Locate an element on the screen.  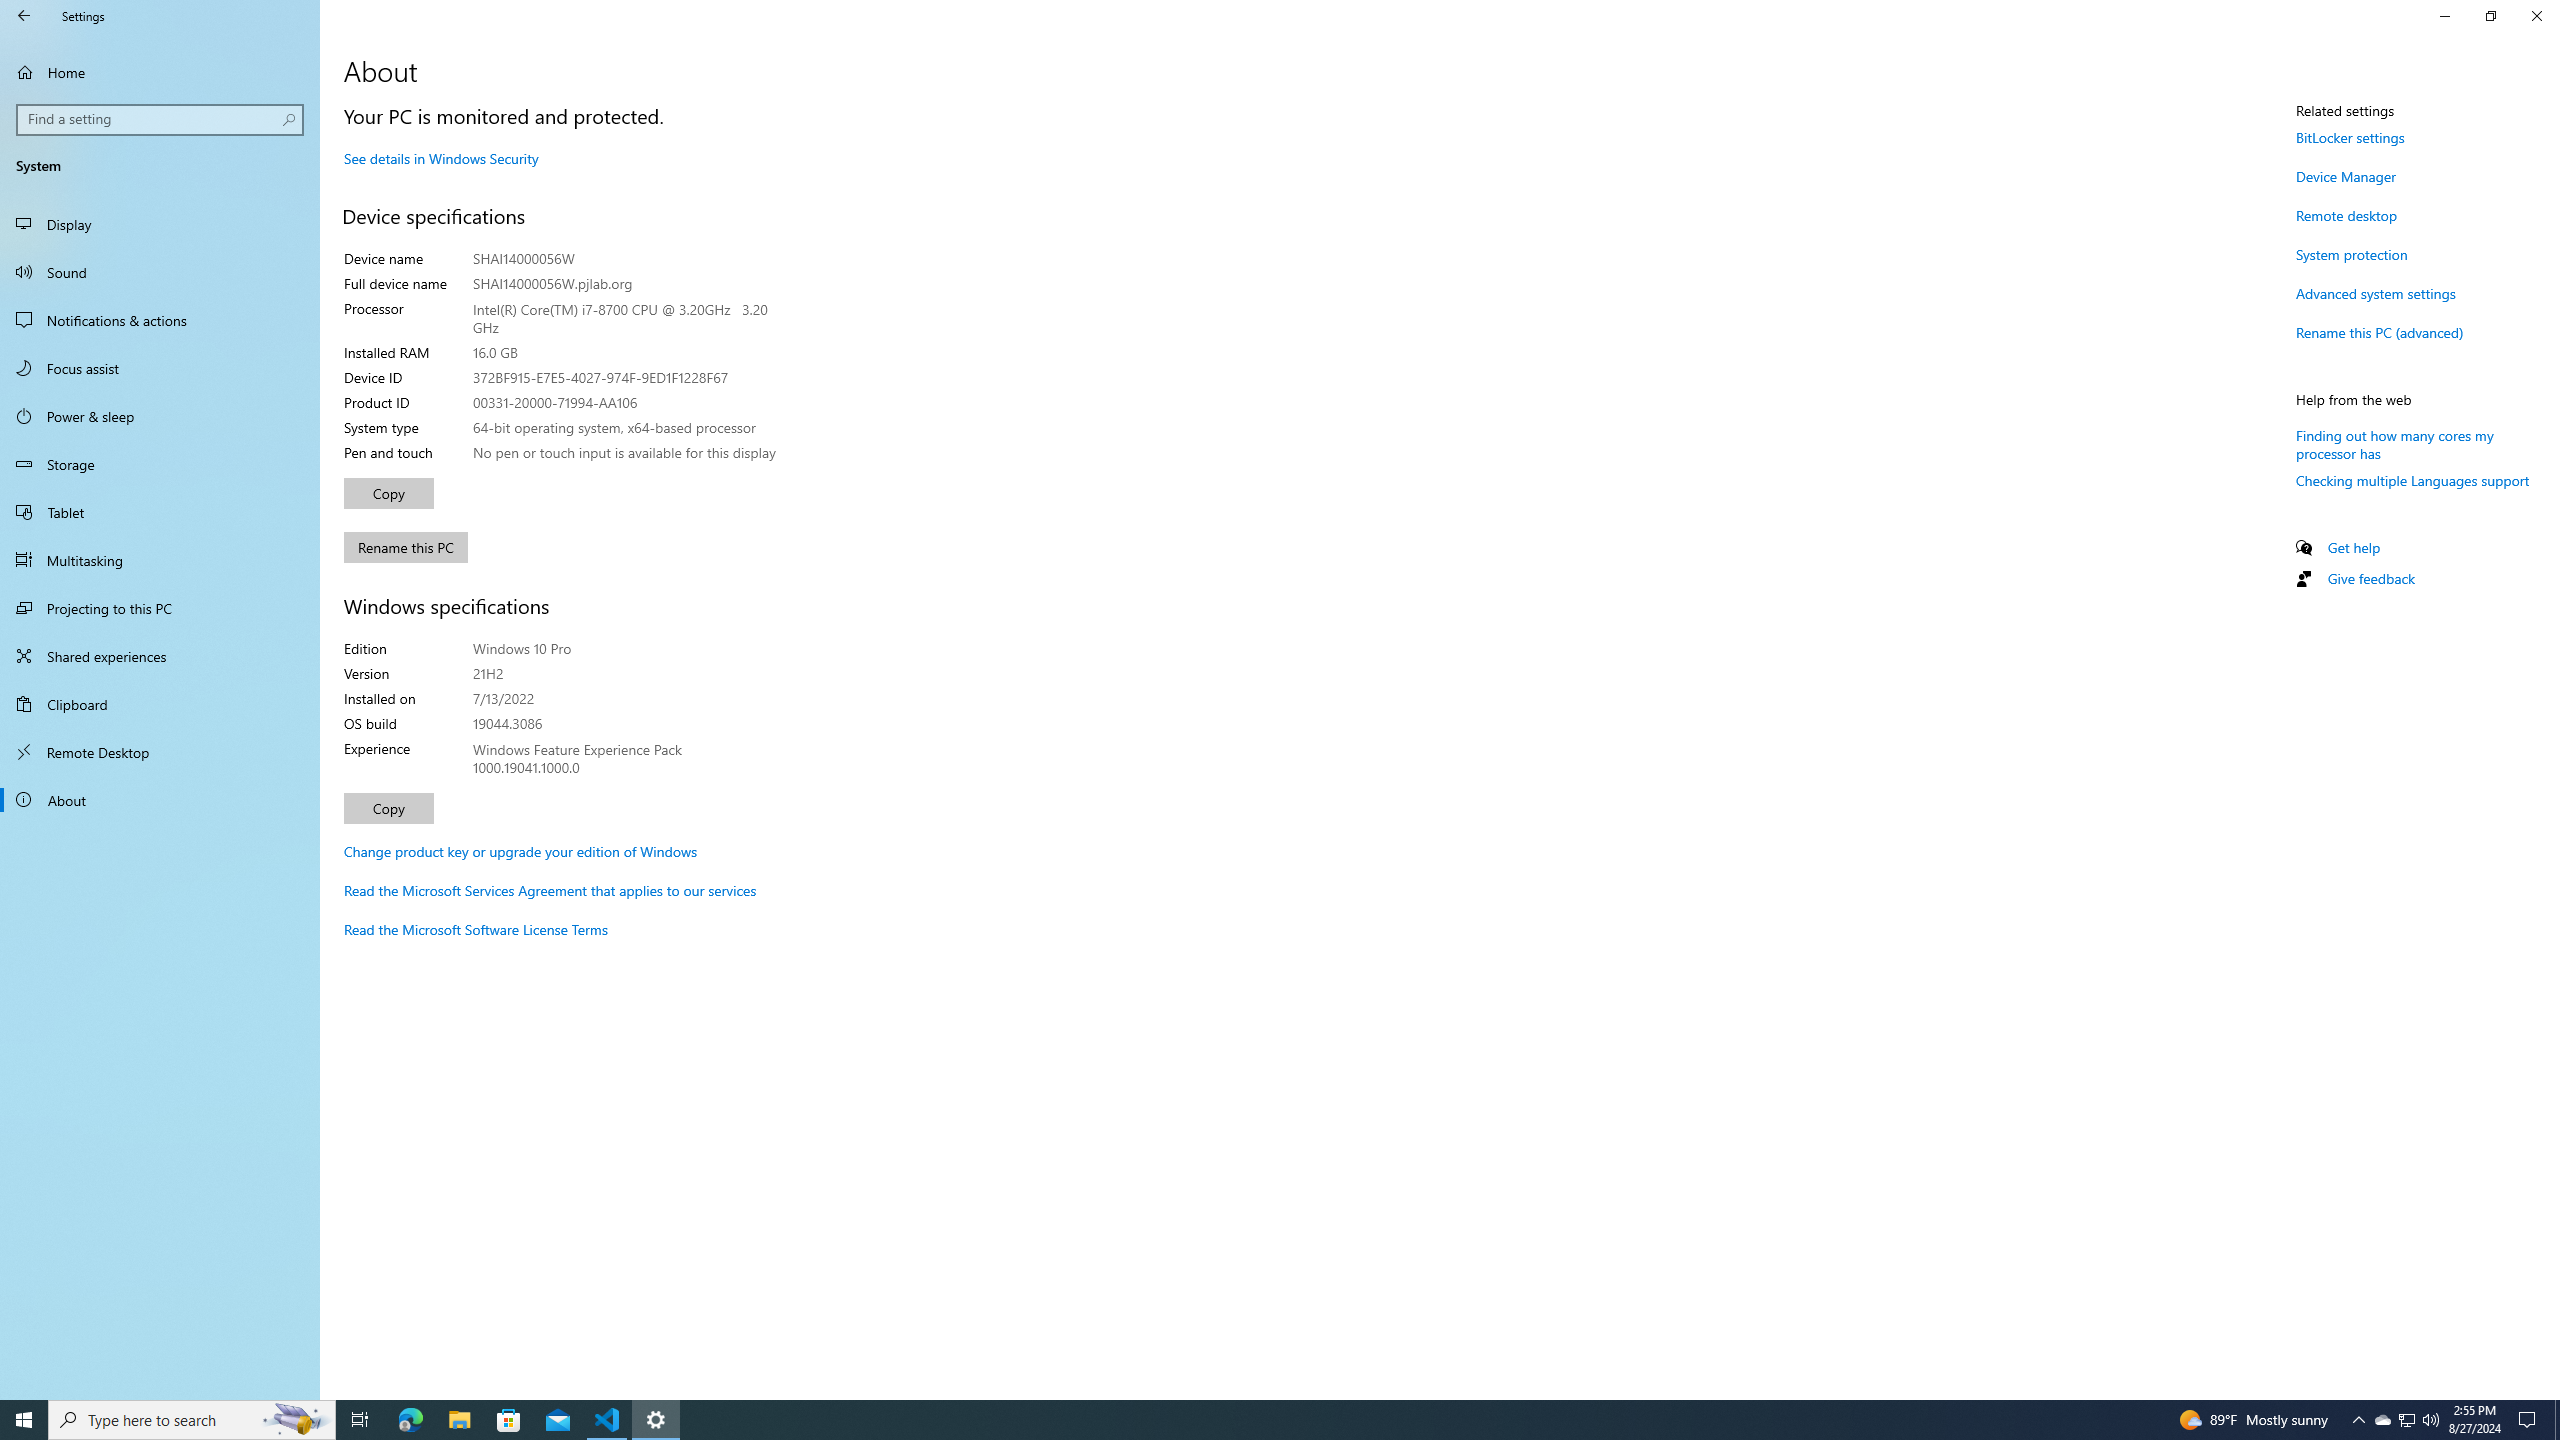
'Rename this PC (advanced)' is located at coordinates (2378, 332).